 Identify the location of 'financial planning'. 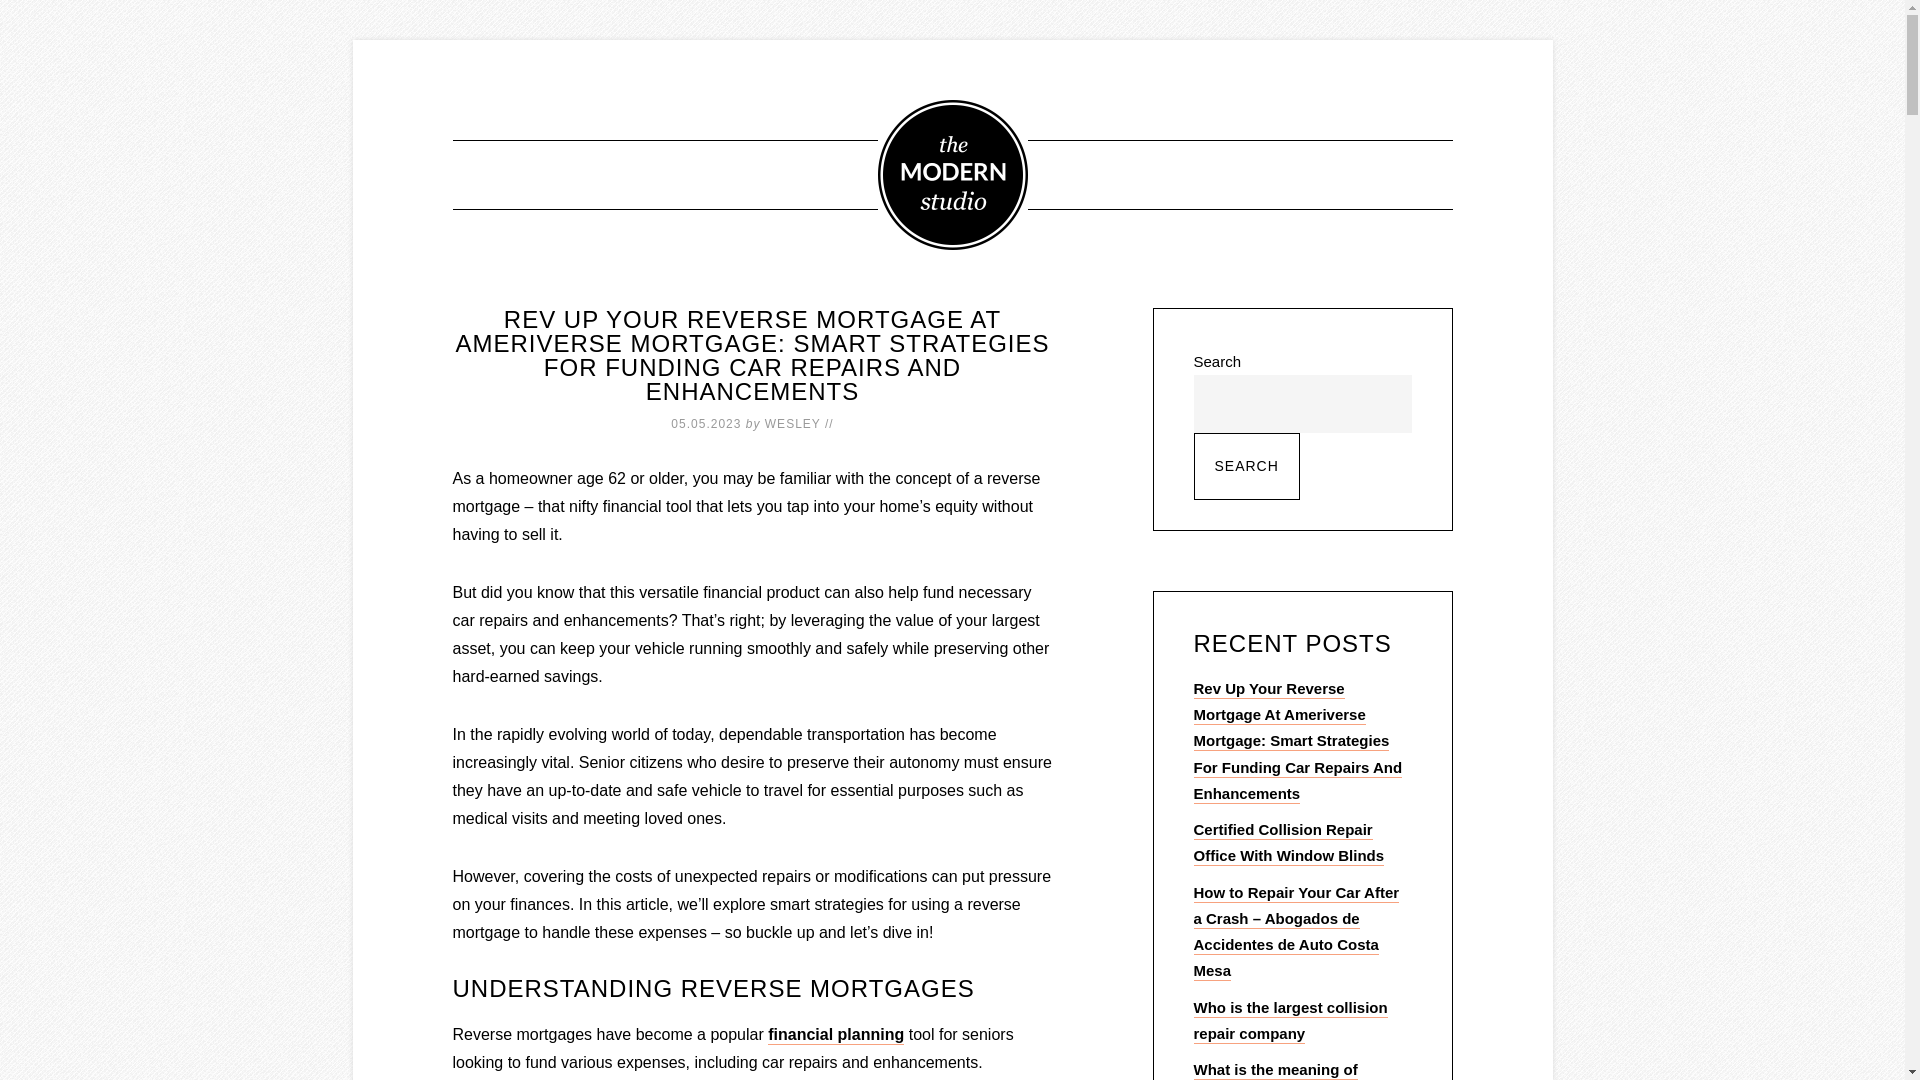
(835, 1035).